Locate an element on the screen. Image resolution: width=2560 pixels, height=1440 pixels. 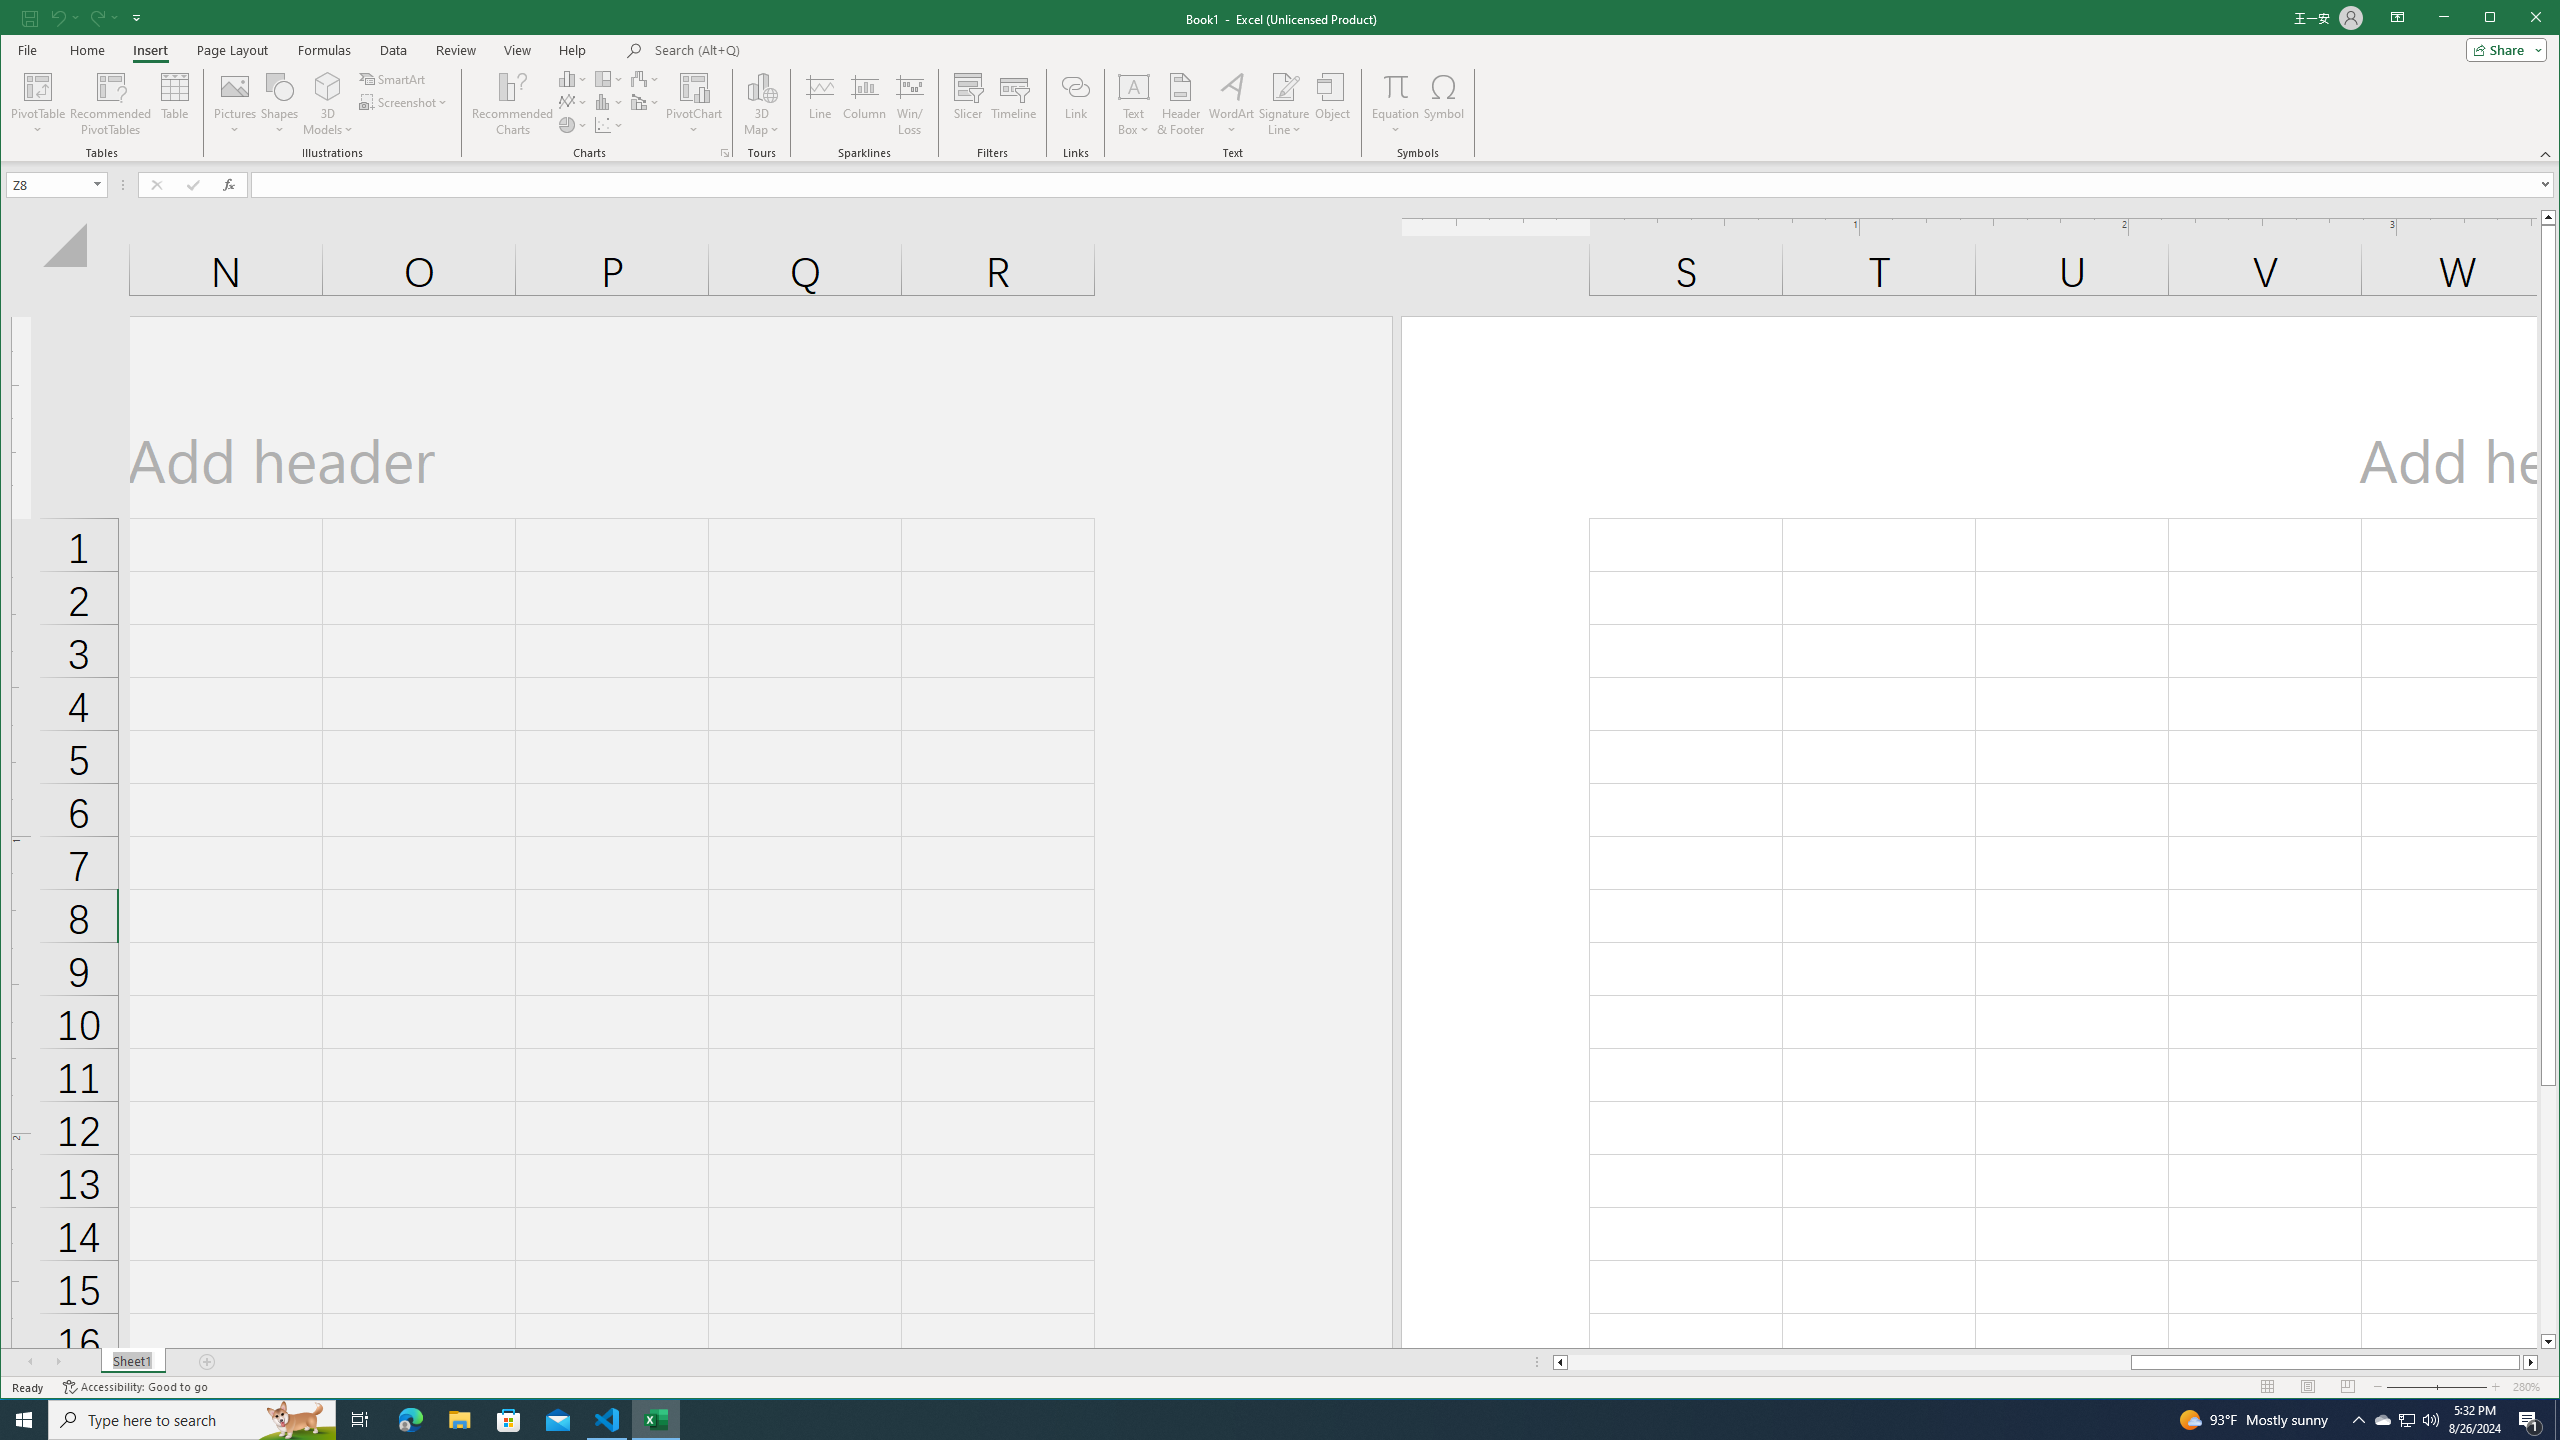
'Header & Footer...' is located at coordinates (1179, 103).